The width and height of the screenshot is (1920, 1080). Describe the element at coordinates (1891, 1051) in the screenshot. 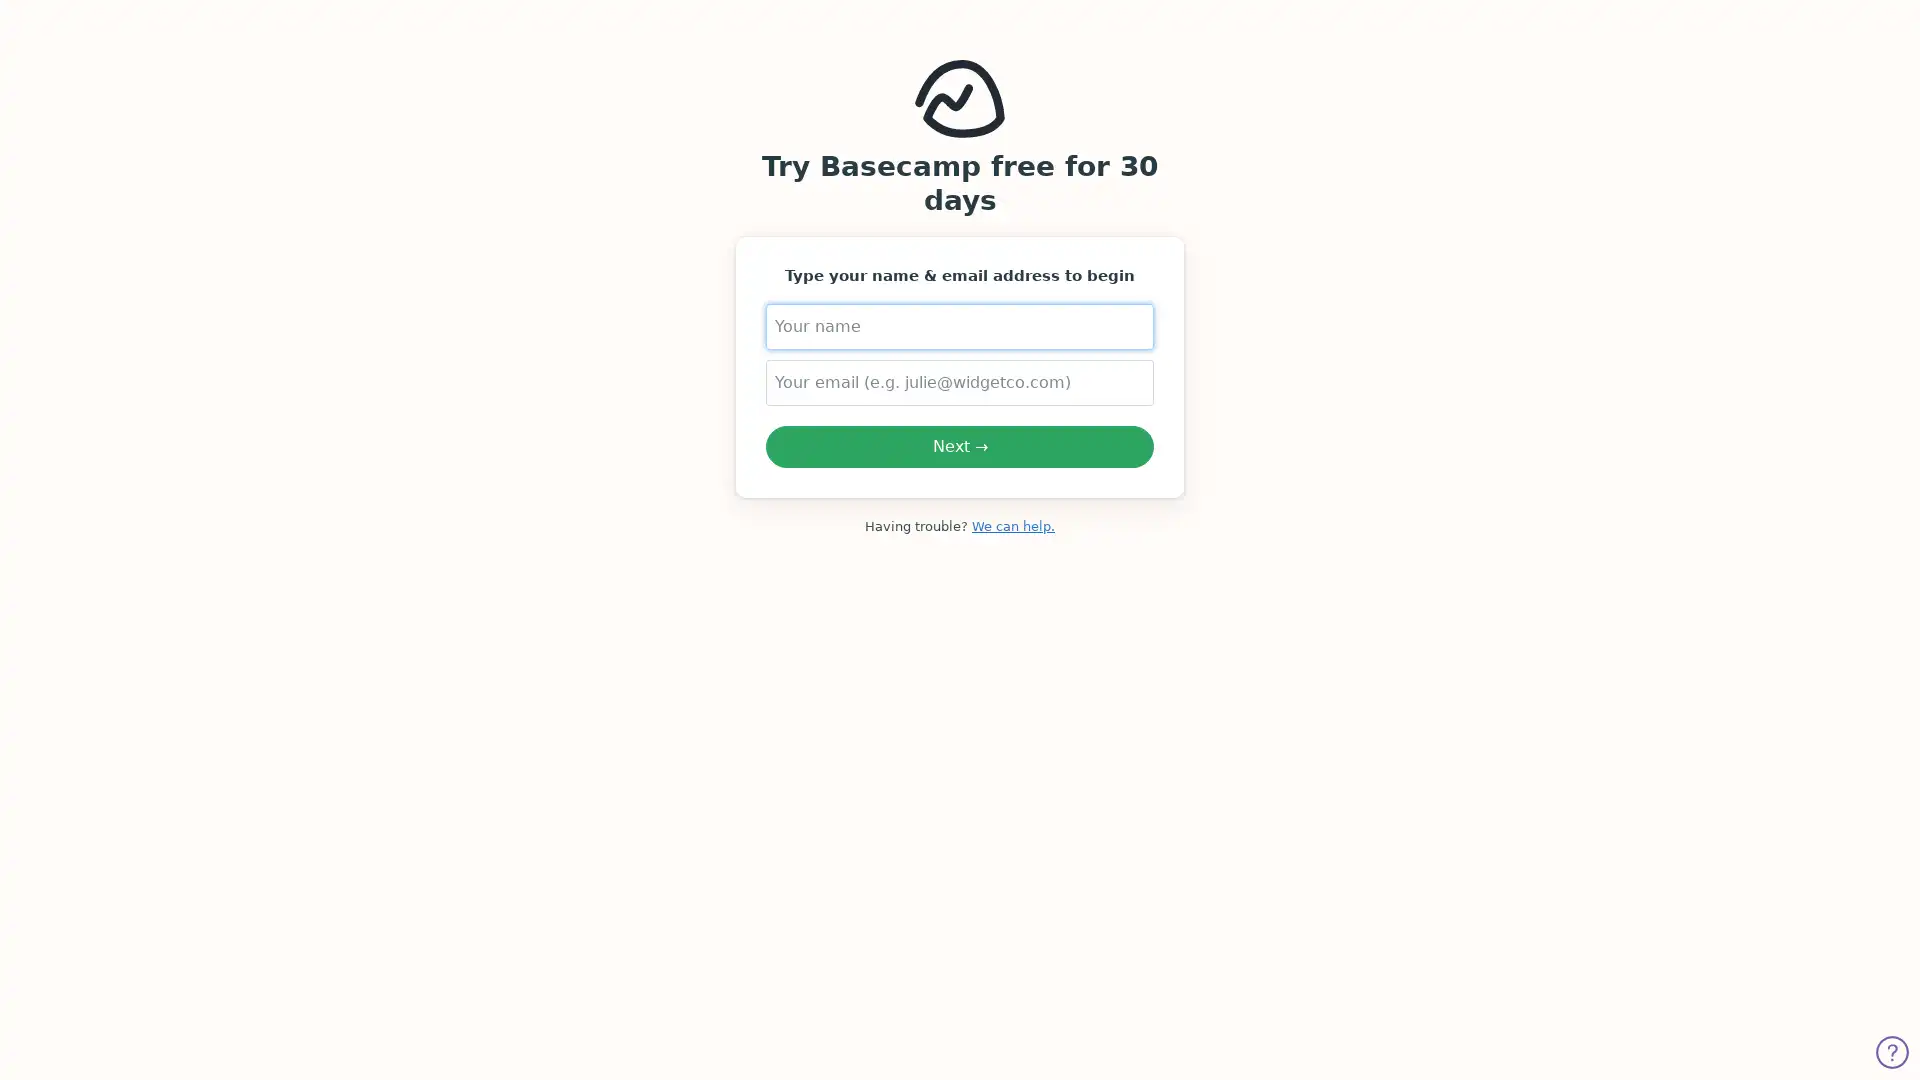

I see `Get help` at that location.